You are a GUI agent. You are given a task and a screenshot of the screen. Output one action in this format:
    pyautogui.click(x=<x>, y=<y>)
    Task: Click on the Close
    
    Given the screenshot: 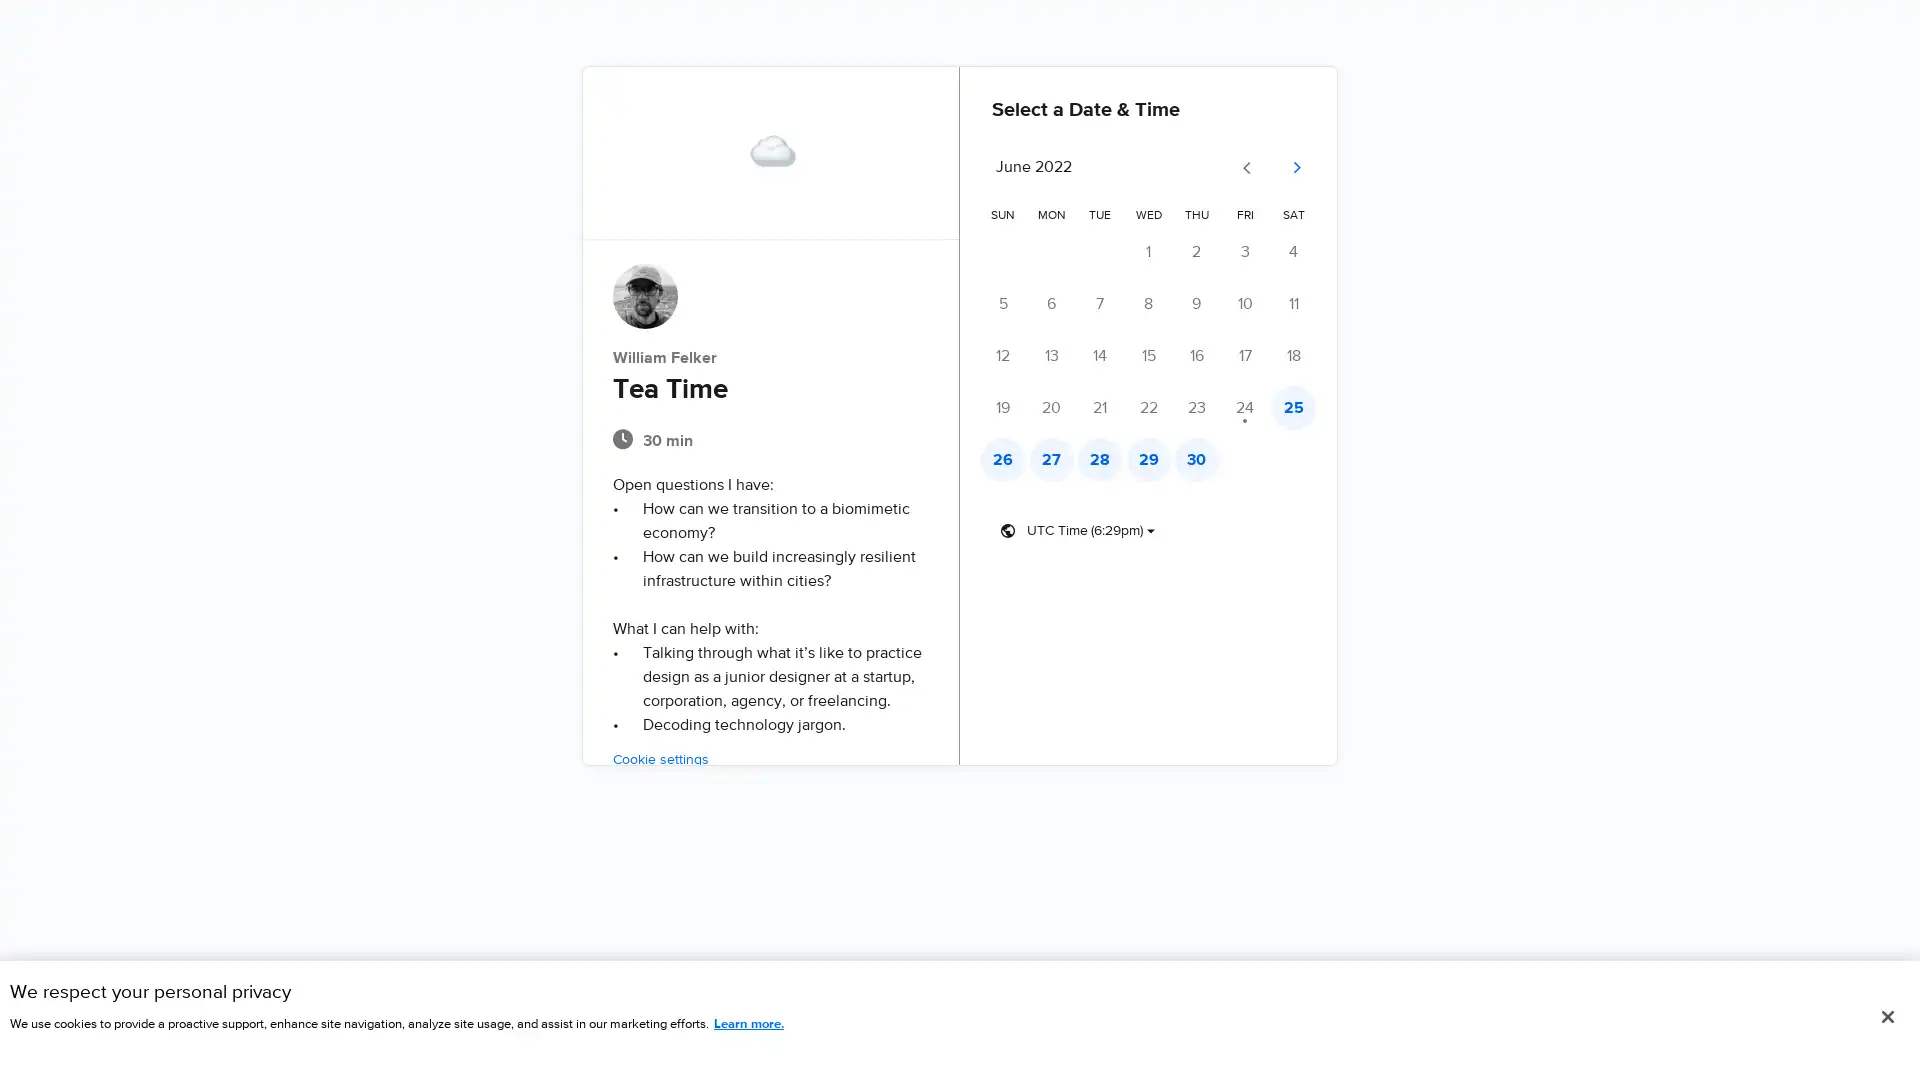 What is the action you would take?
    pyautogui.click(x=1886, y=1017)
    